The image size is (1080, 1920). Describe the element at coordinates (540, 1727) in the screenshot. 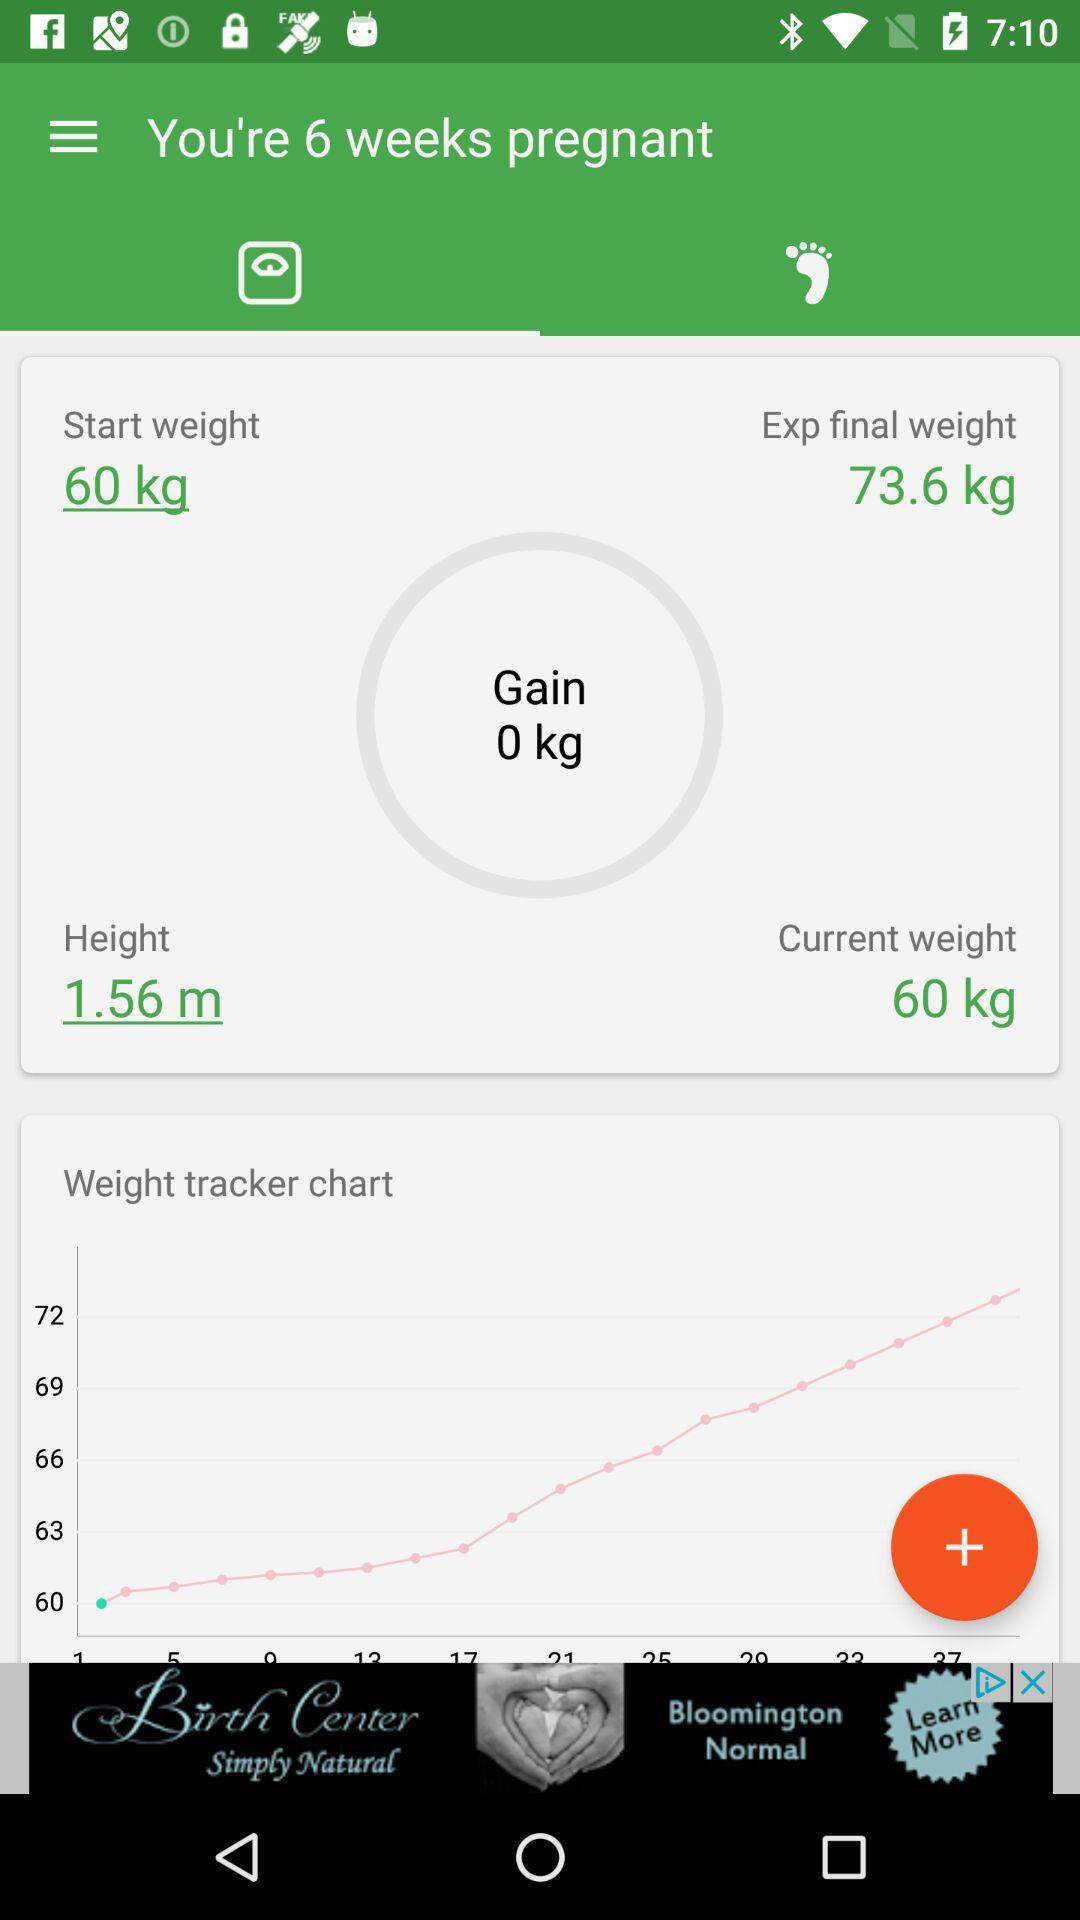

I see `advertisement` at that location.